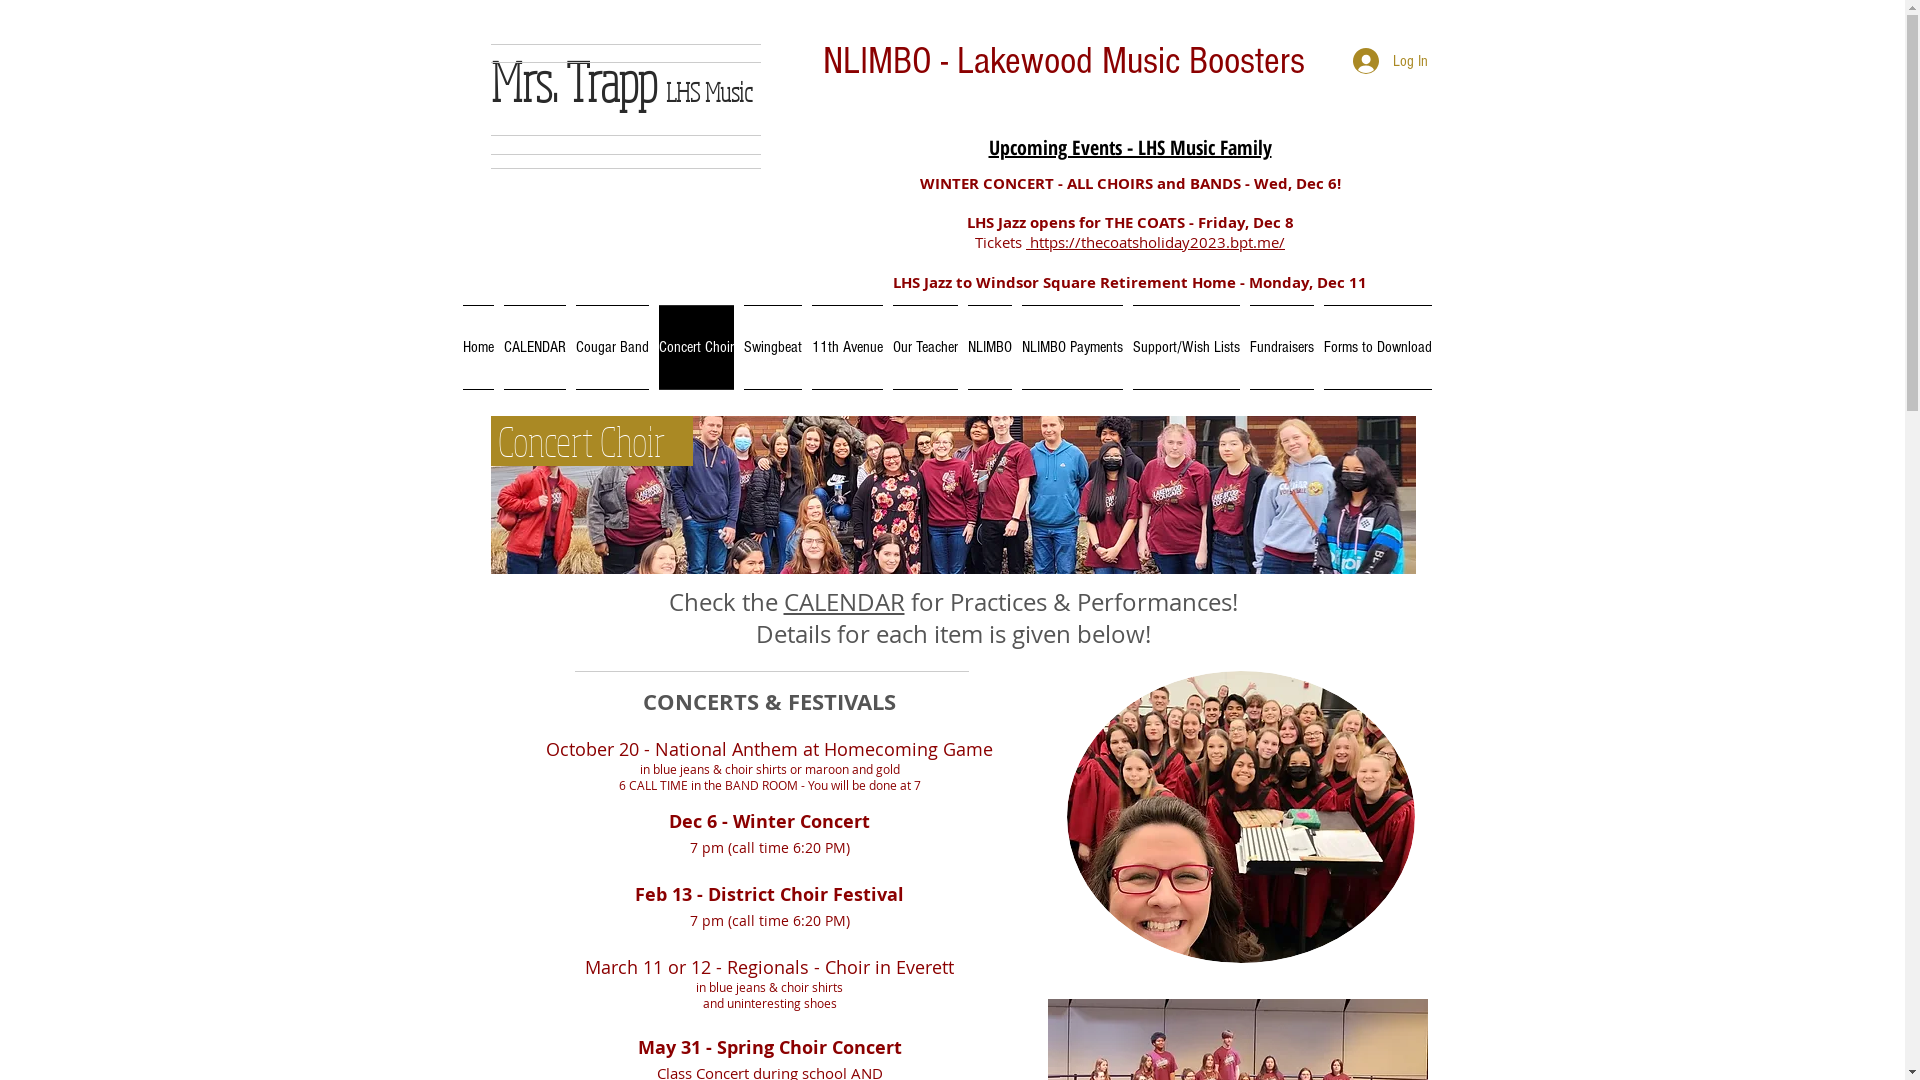  What do you see at coordinates (1388, 60) in the screenshot?
I see `'Log In'` at bounding box center [1388, 60].